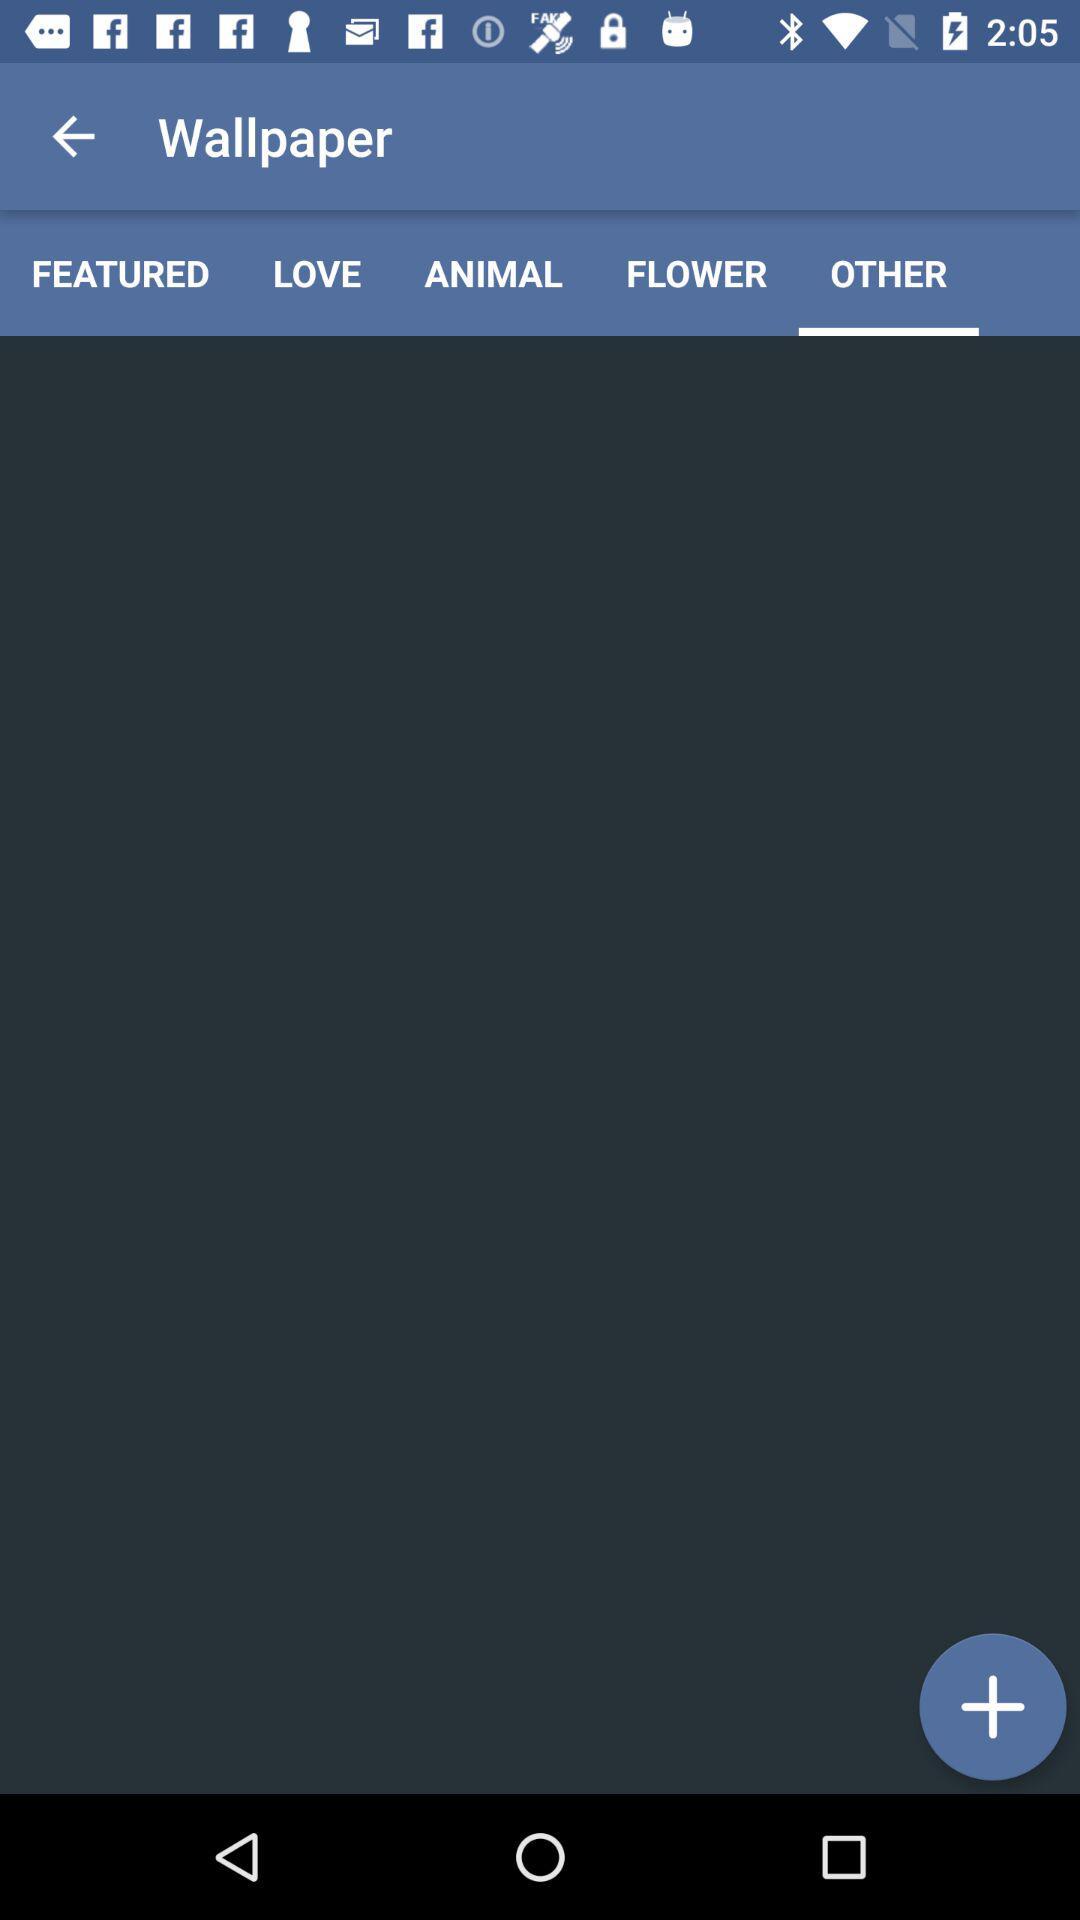 Image resolution: width=1080 pixels, height=1920 pixels. Describe the element at coordinates (316, 272) in the screenshot. I see `love item` at that location.